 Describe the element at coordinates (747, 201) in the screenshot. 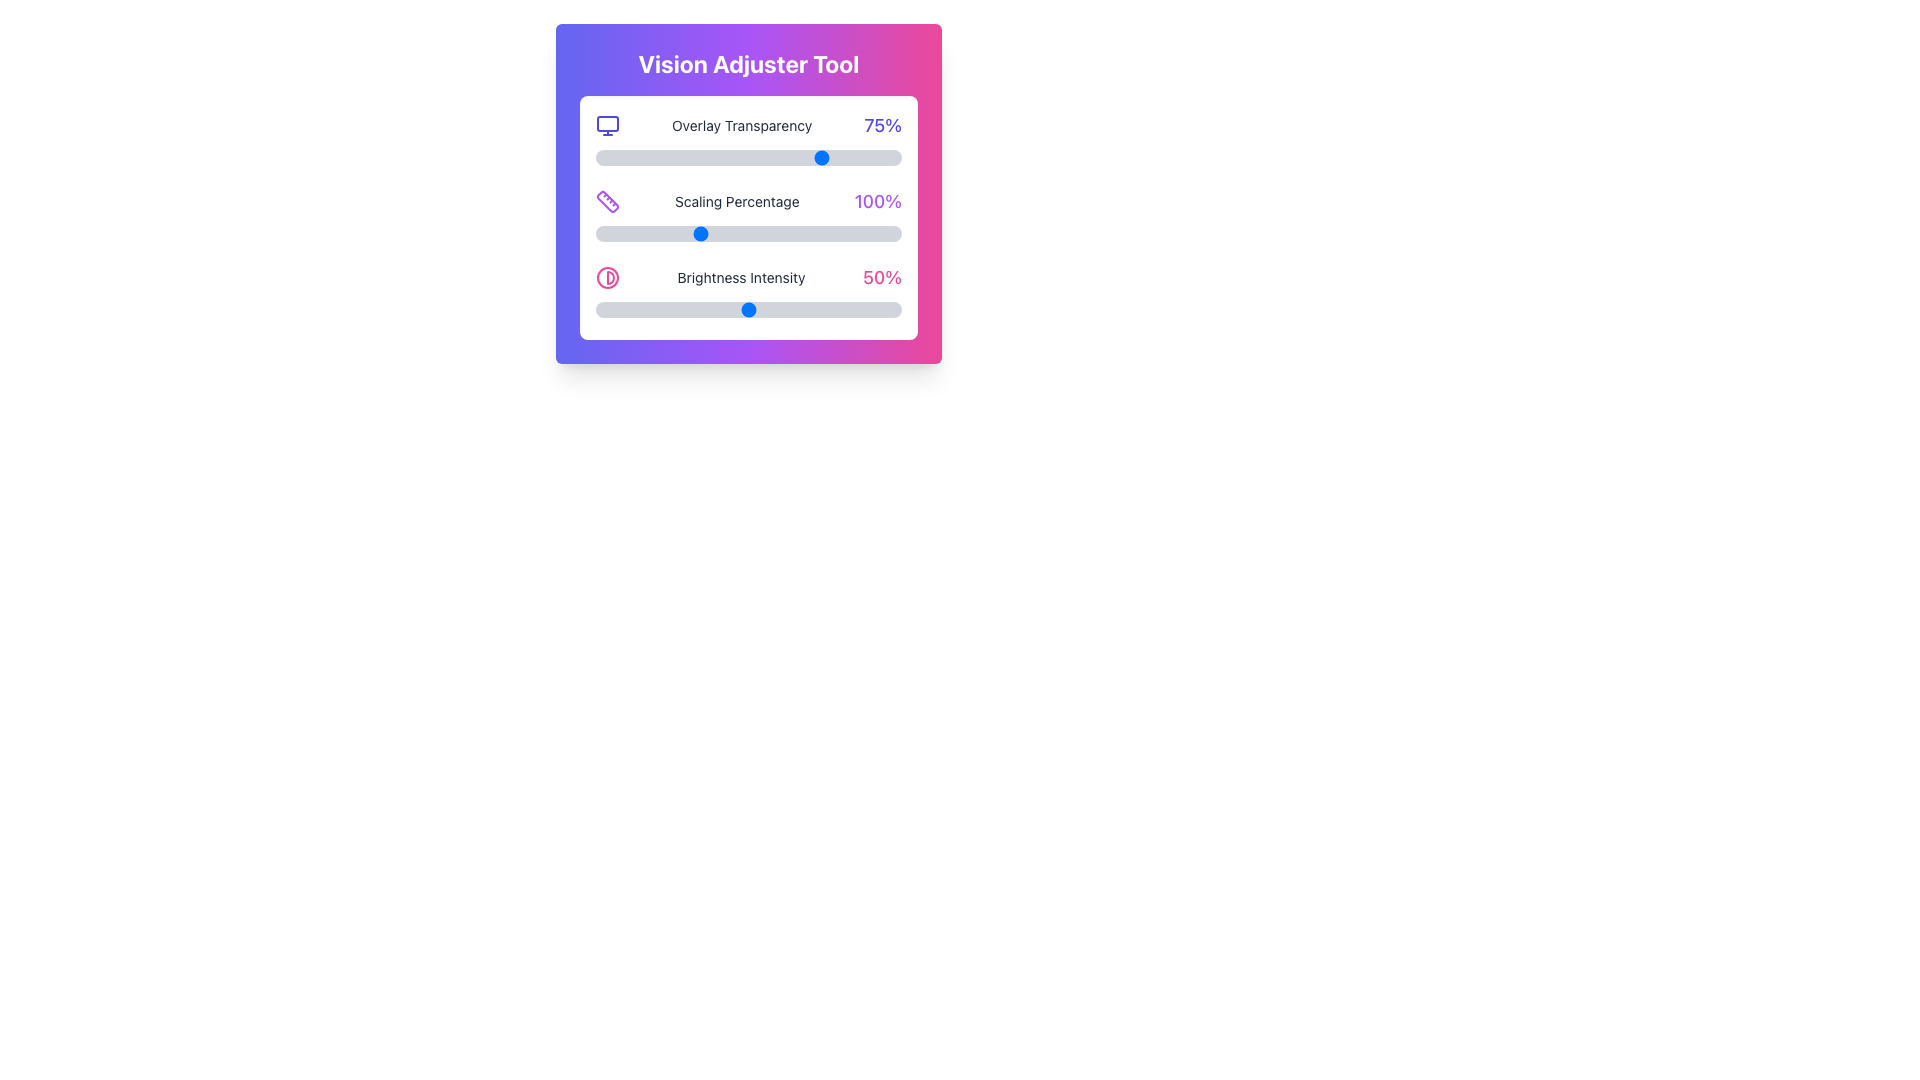

I see `the Informational row displaying 'Scaling Percentage' with the value '100%', located in the 'Vision Adjuster Tool' panel` at that location.